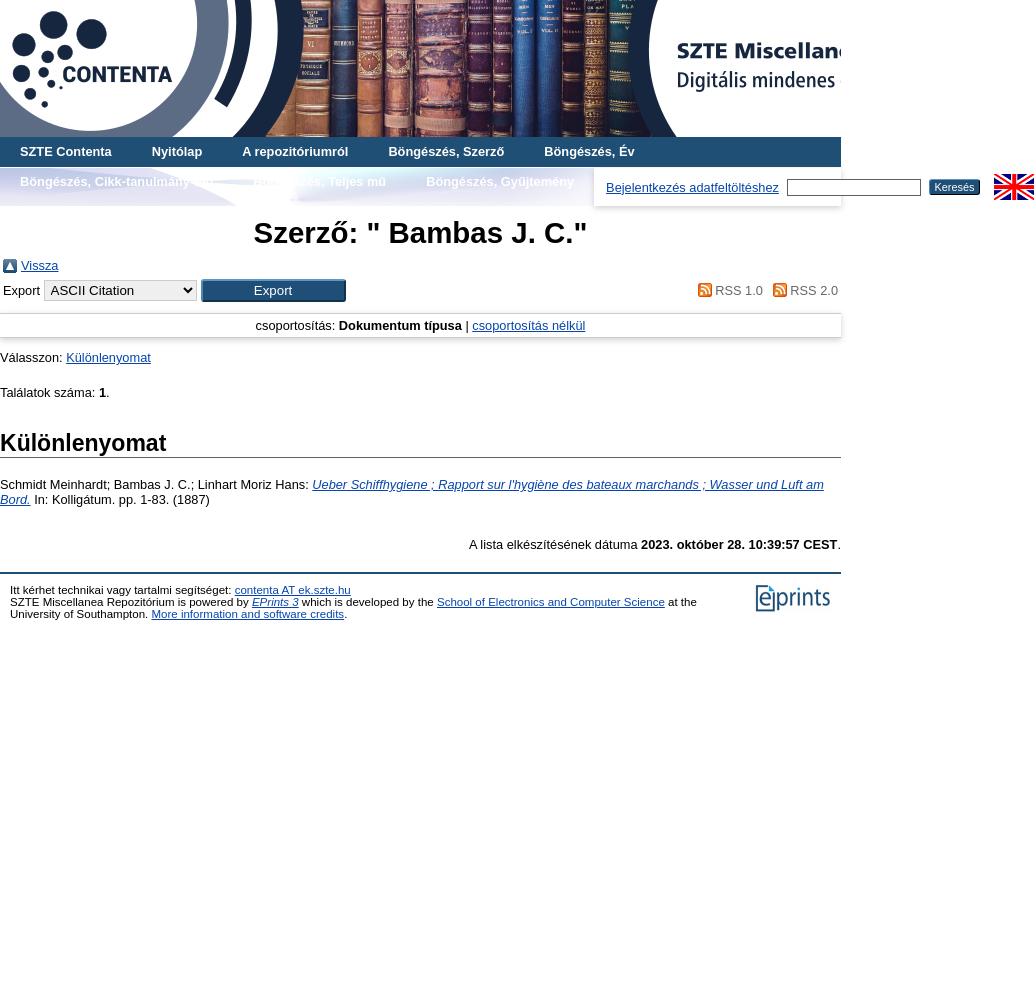  Describe the element at coordinates (528, 324) in the screenshot. I see `'csoportosítás nélkül'` at that location.